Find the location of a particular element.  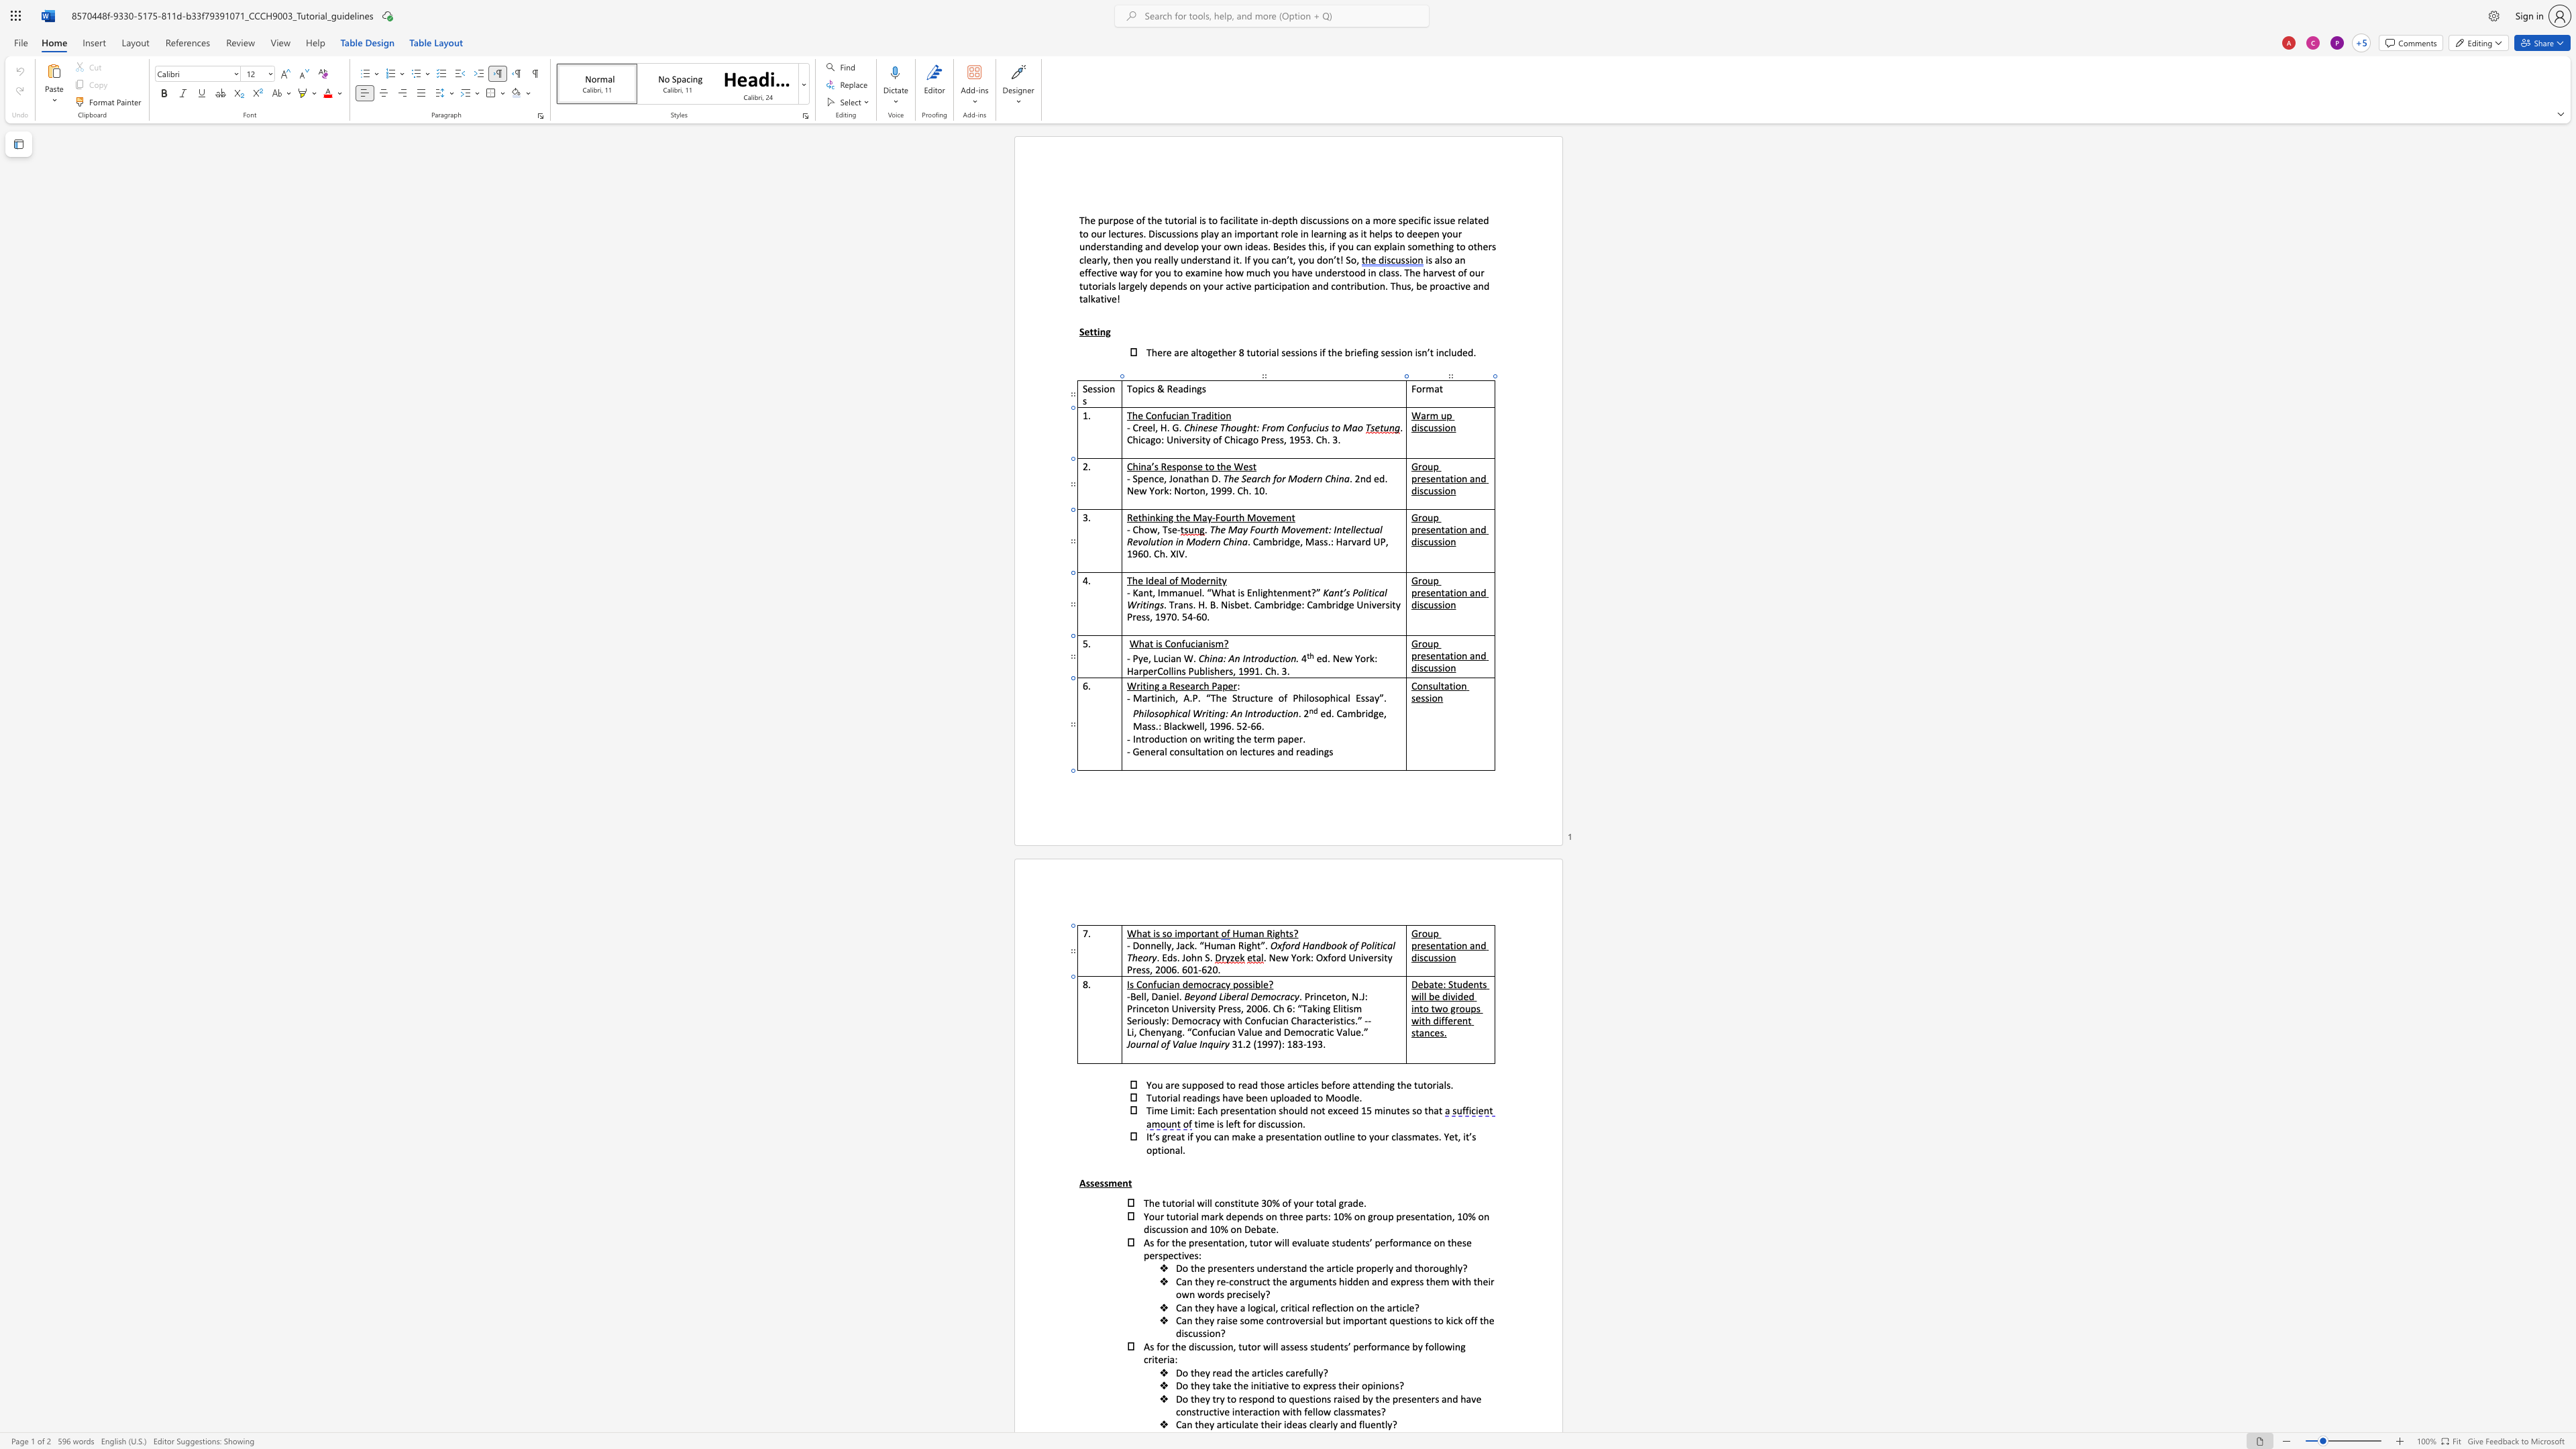

the space between the continuous character "I" and "s" in the text is located at coordinates (1129, 983).